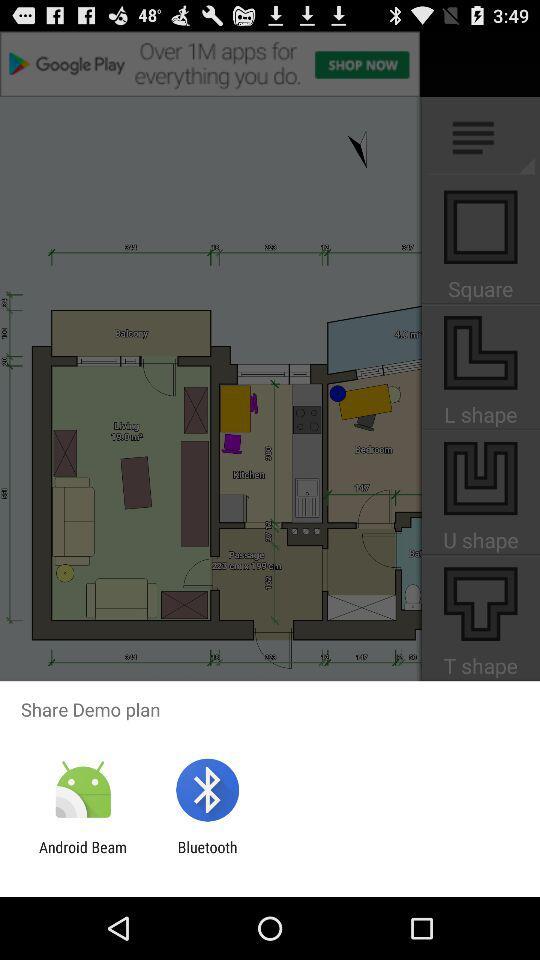 This screenshot has width=540, height=960. What do you see at coordinates (82, 855) in the screenshot?
I see `the app to the left of the bluetooth app` at bounding box center [82, 855].